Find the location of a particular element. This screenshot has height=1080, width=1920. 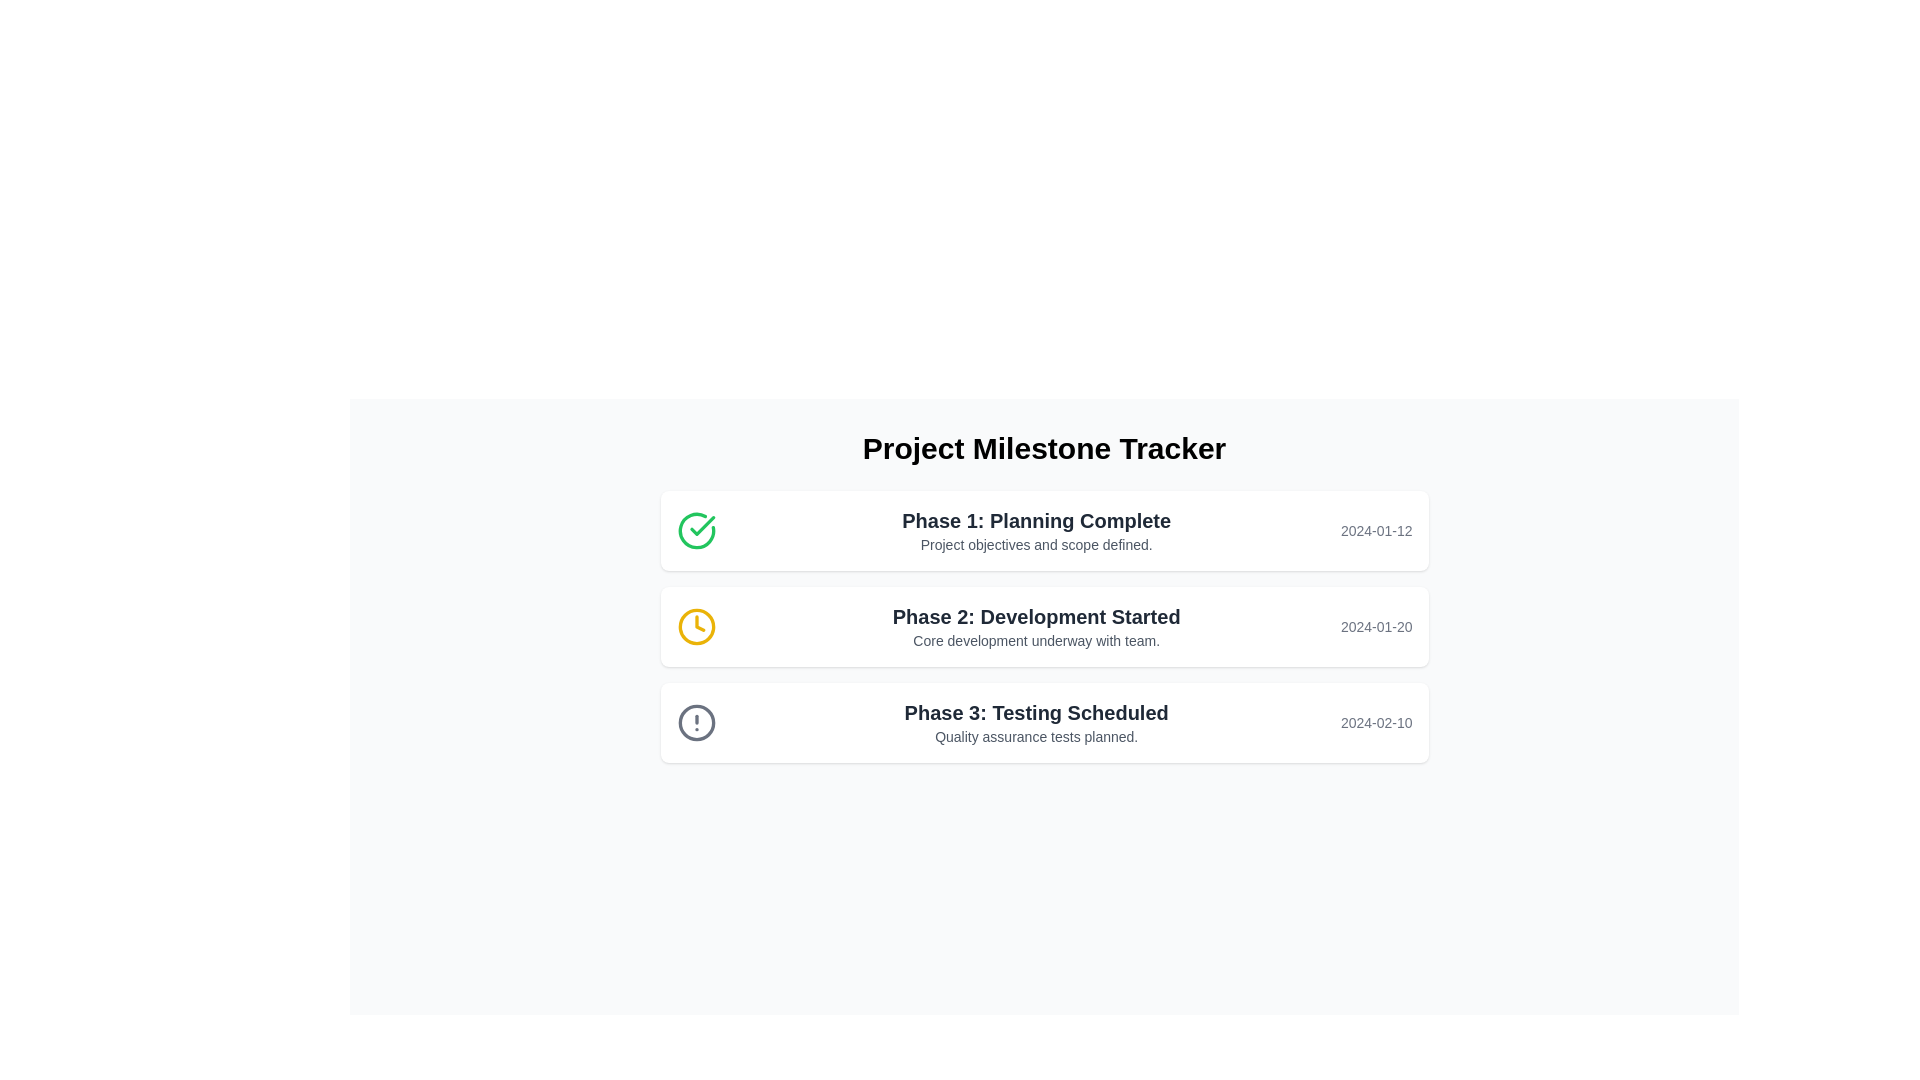

date information displayed in the right-aligned text label showing '2024-01-20' within the 'Phase 2: Development Started' section is located at coordinates (1375, 626).